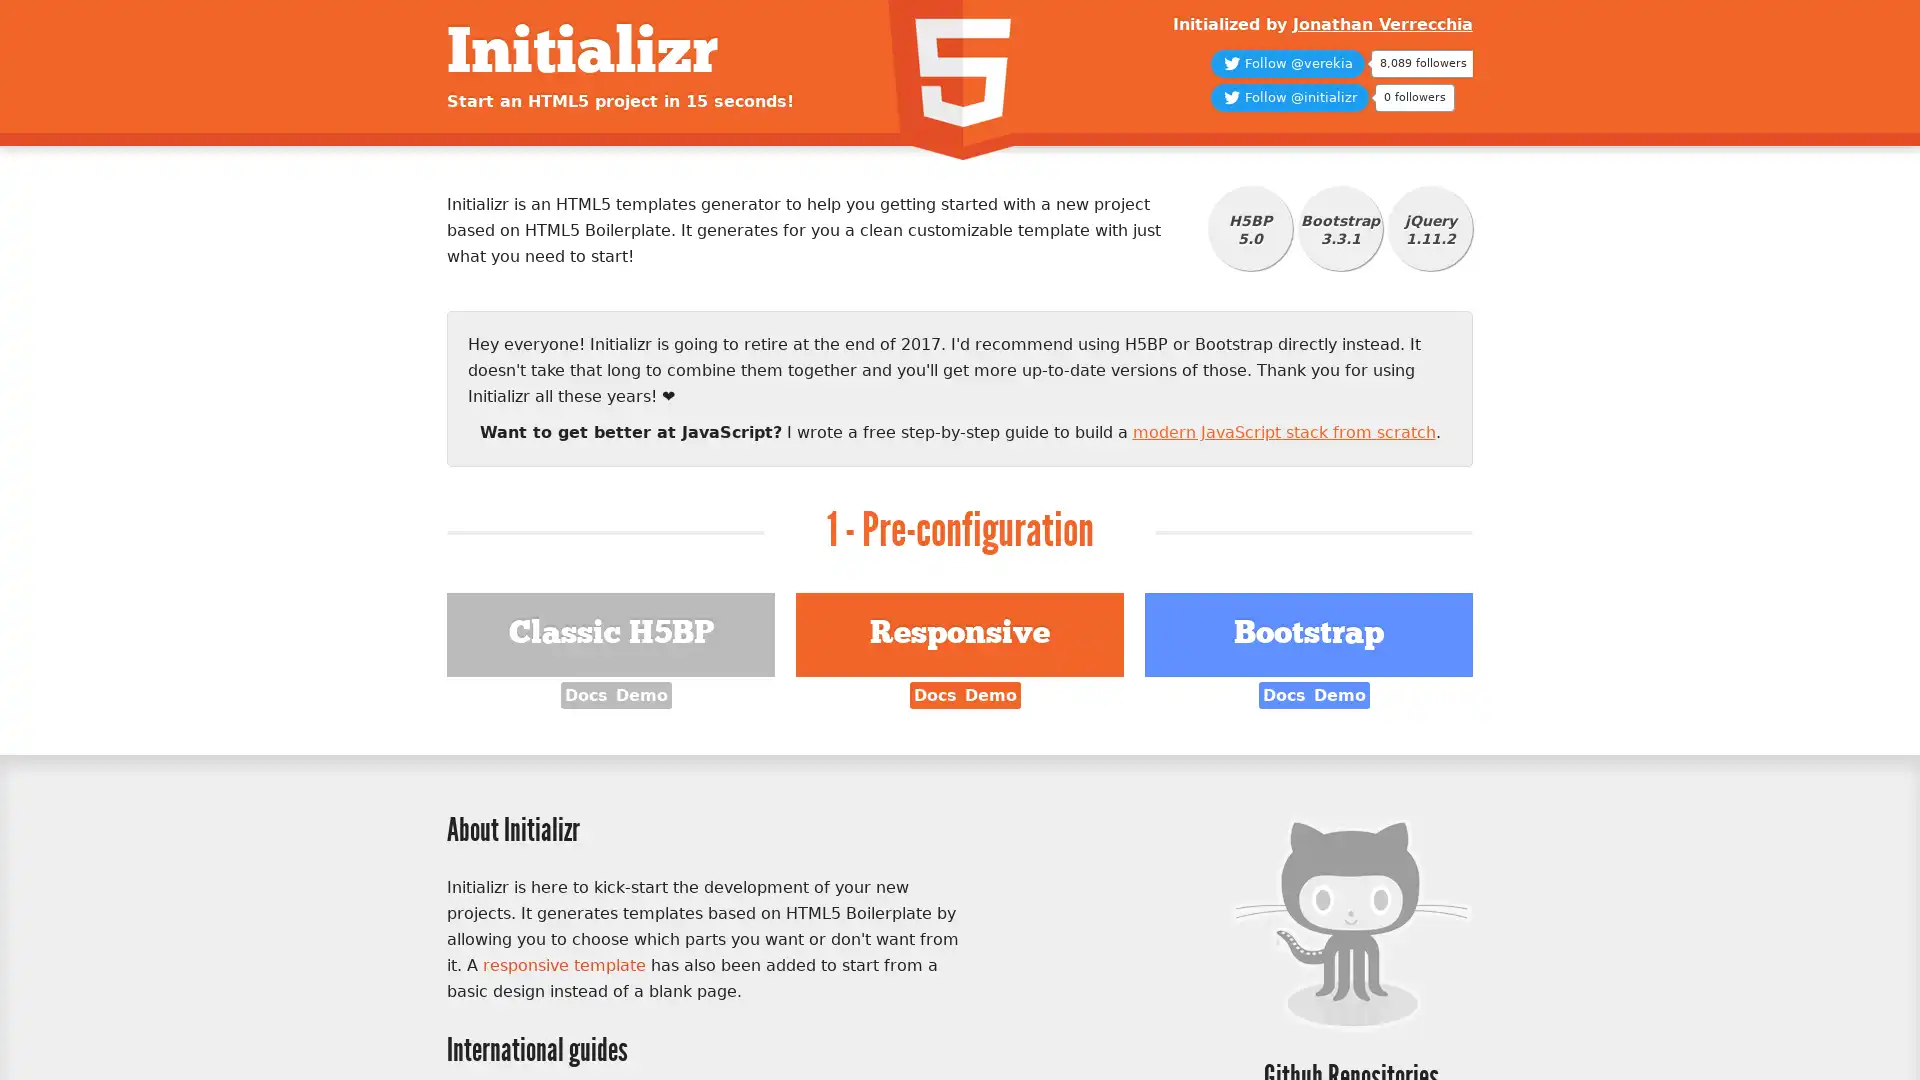  Describe the element at coordinates (609, 635) in the screenshot. I see `Classic H5BP` at that location.